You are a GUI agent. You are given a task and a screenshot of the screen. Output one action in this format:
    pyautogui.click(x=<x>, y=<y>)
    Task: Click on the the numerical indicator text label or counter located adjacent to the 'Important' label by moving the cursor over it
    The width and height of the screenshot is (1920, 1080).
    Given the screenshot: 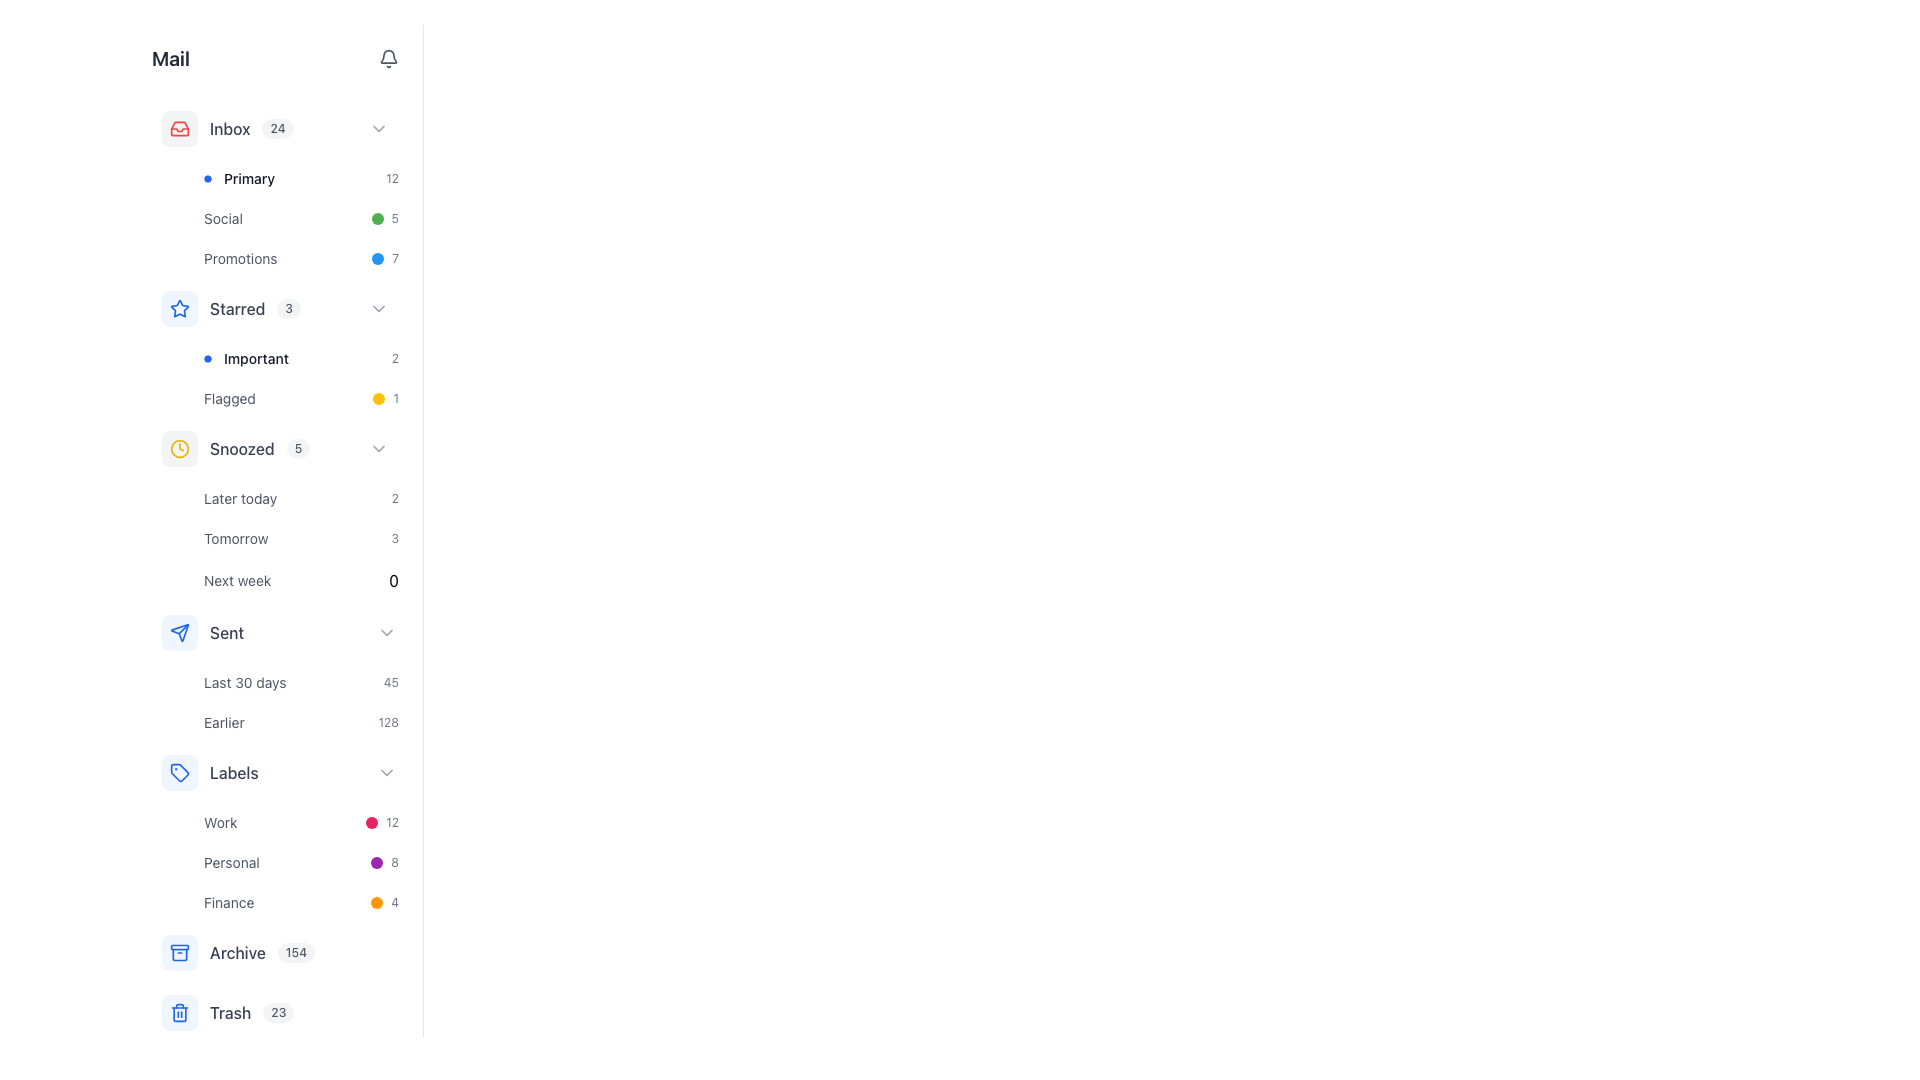 What is the action you would take?
    pyautogui.click(x=395, y=357)
    